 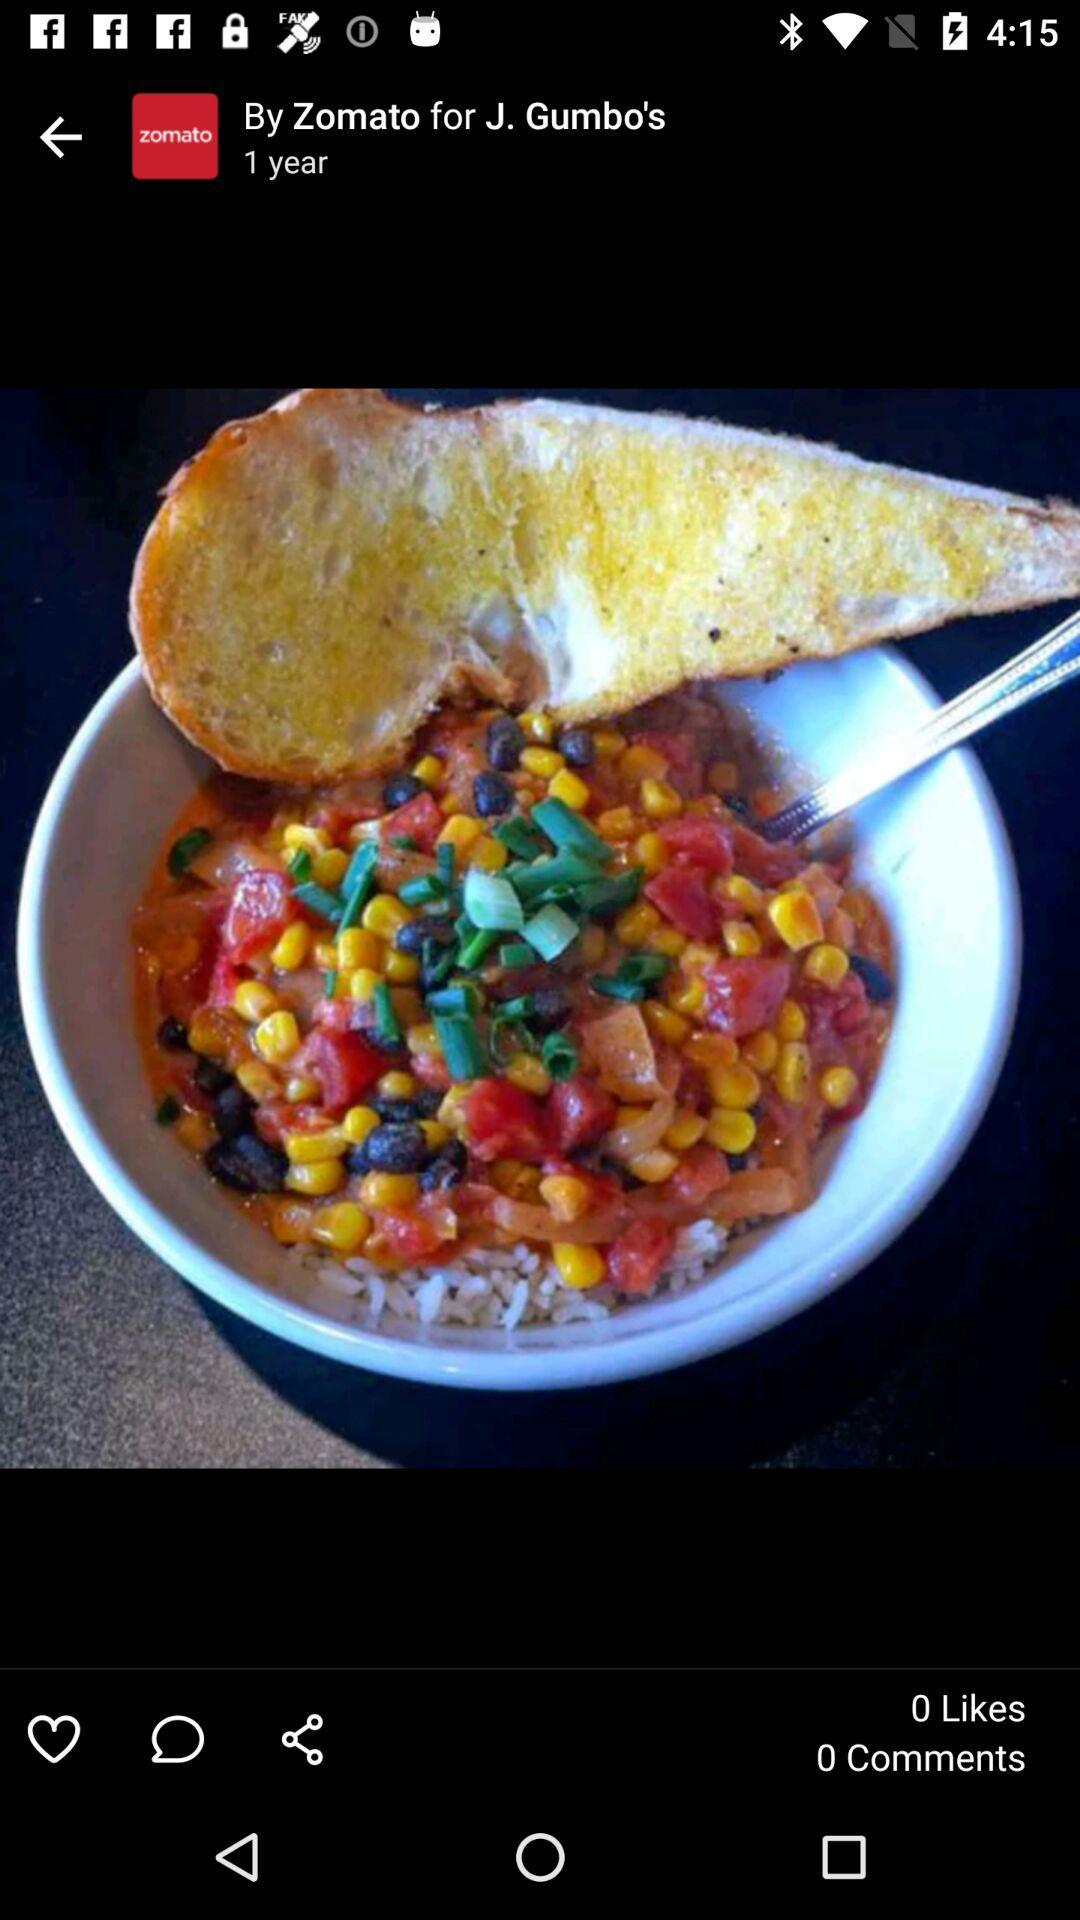 I want to click on icon at the center, so click(x=540, y=927).